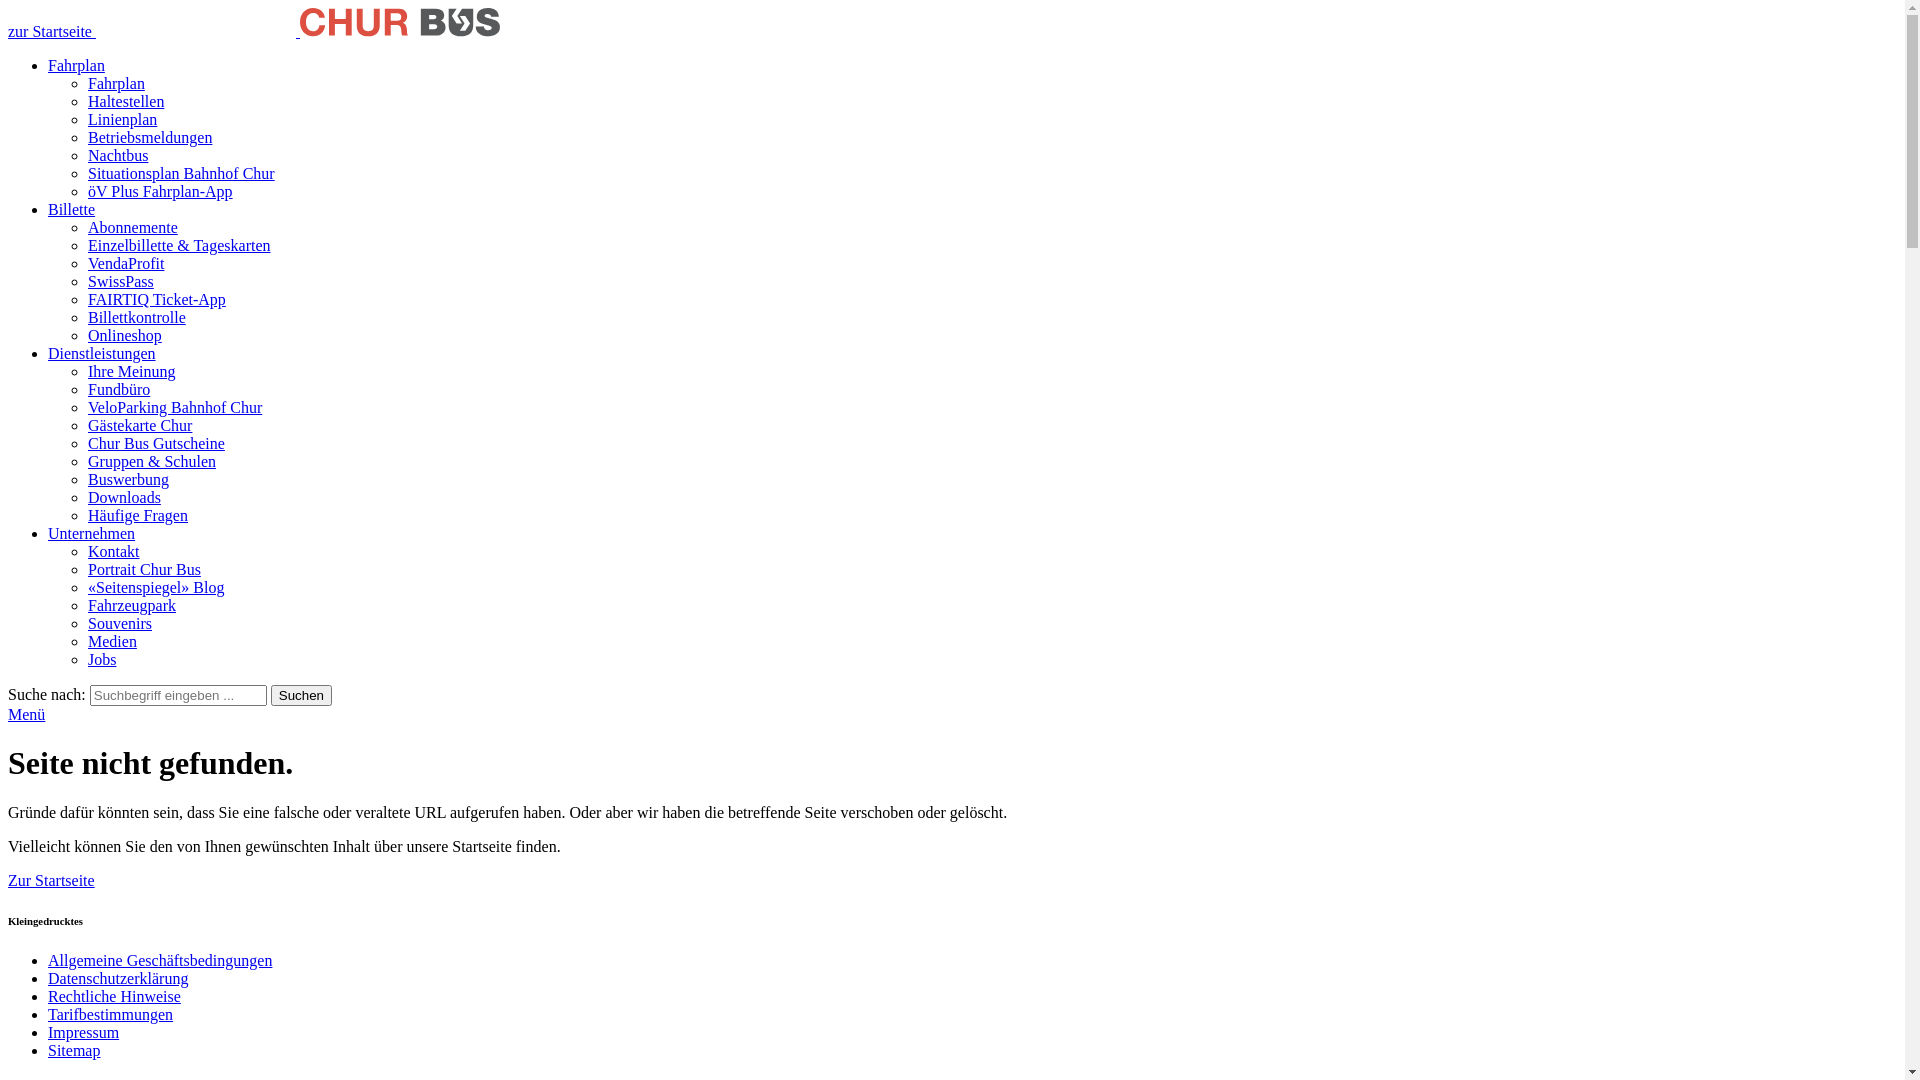  I want to click on 'Abonnemente', so click(132, 226).